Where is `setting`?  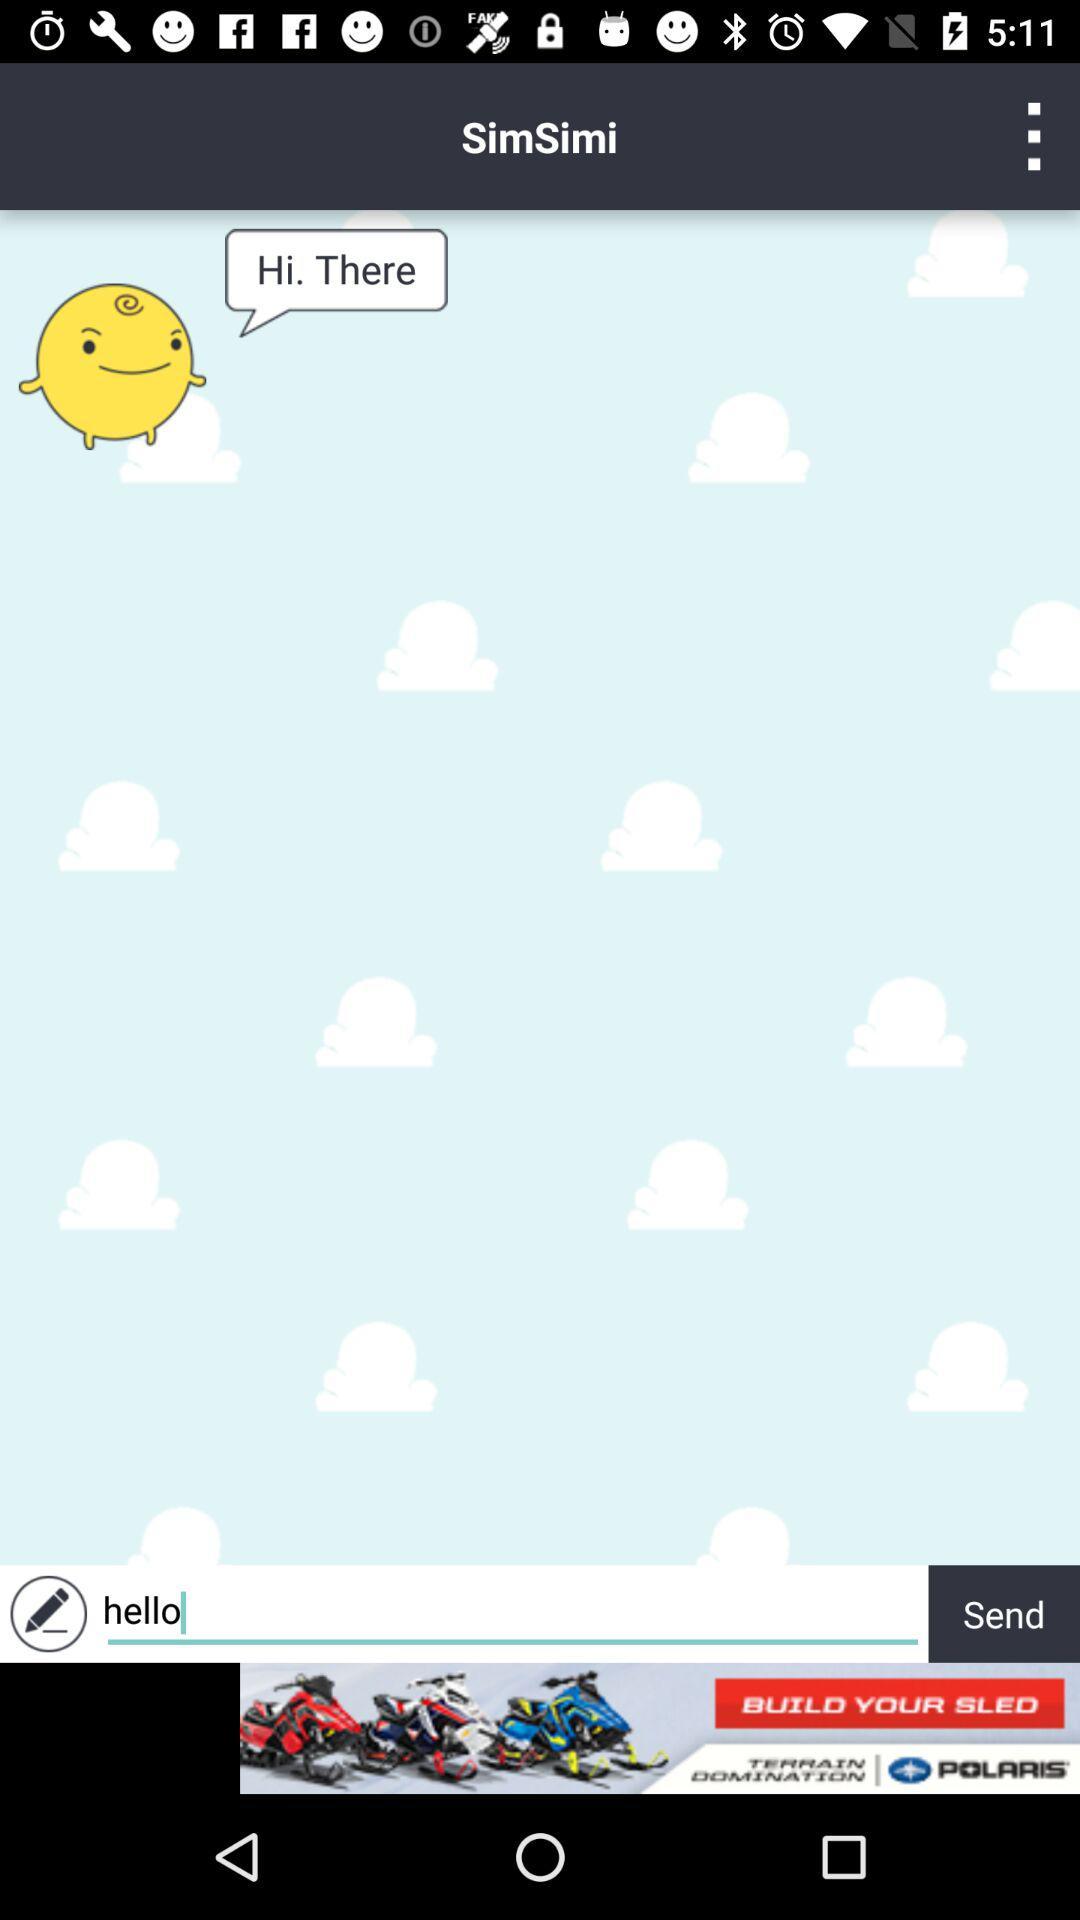 setting is located at coordinates (1034, 135).